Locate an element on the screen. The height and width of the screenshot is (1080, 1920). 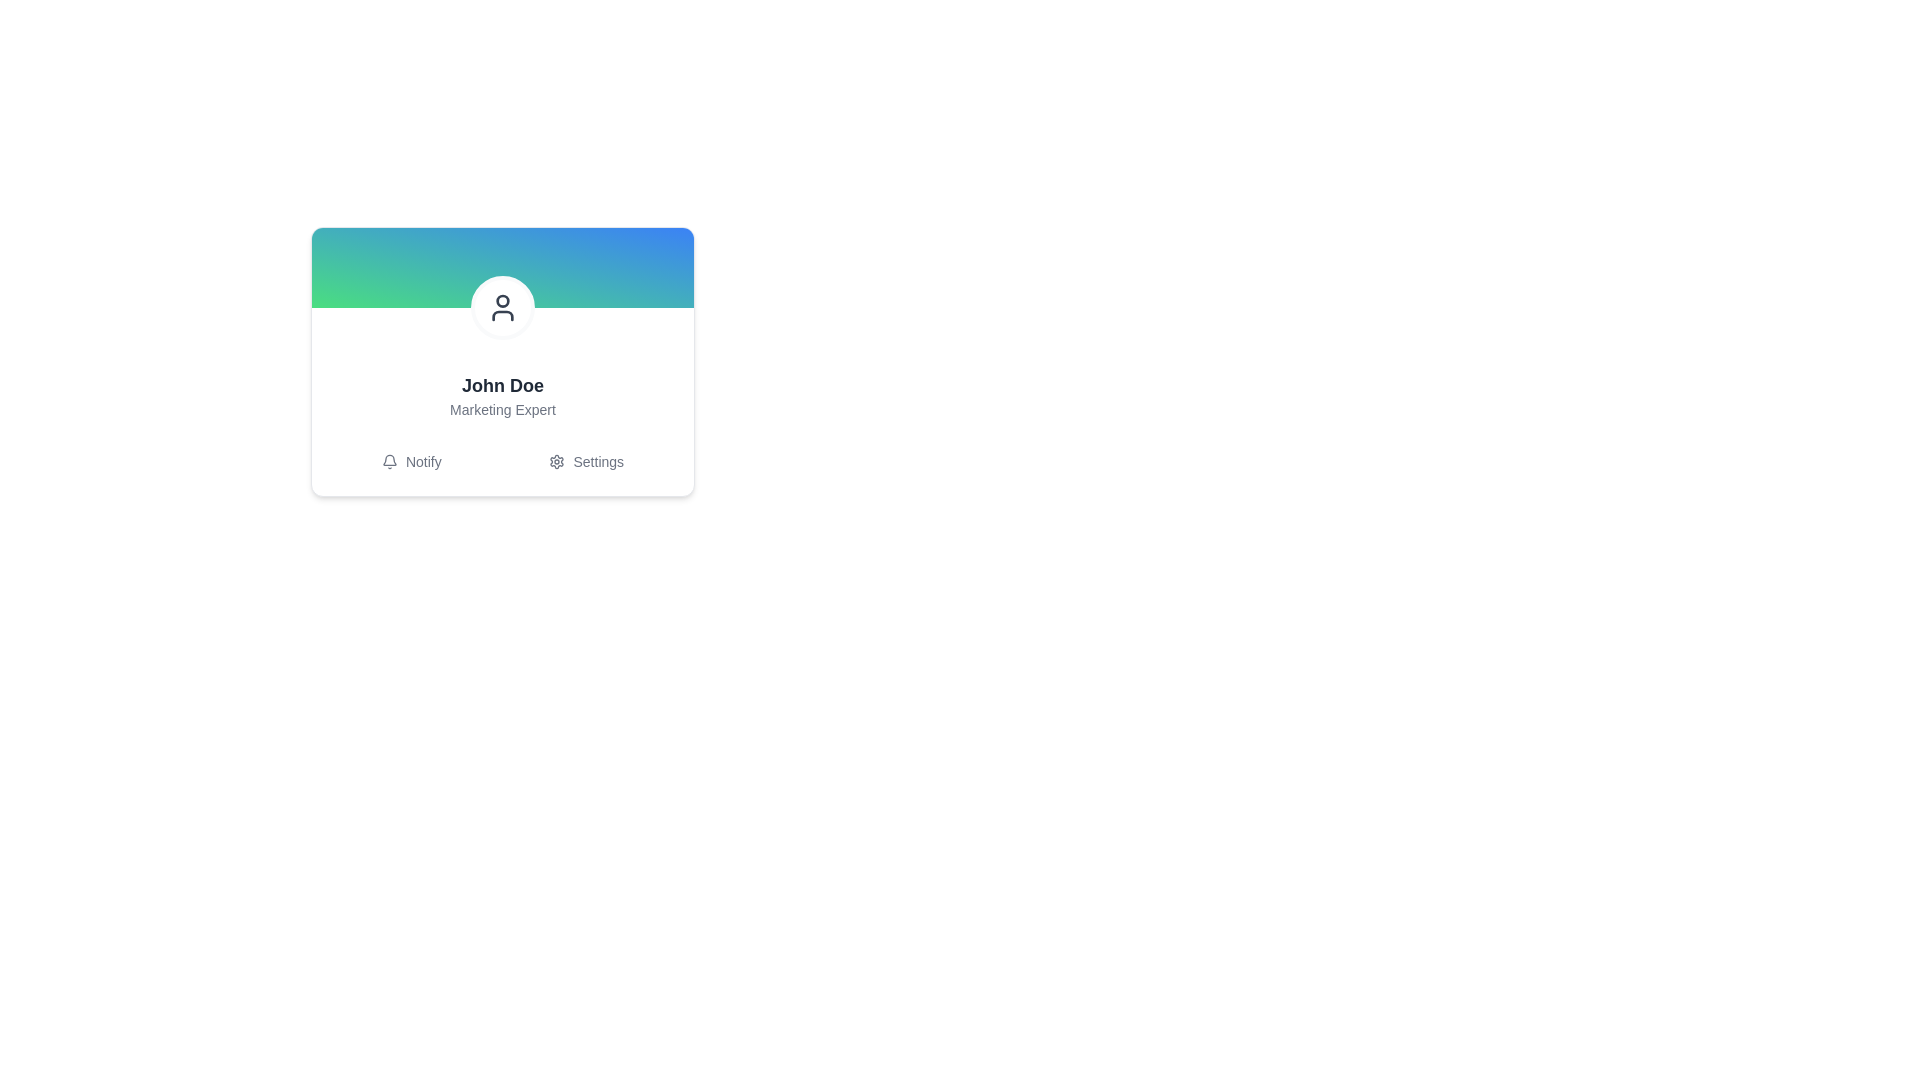
the notification toggle button located in the lower-left section of the user profile card, to the left of the 'Settings' button is located at coordinates (410, 462).